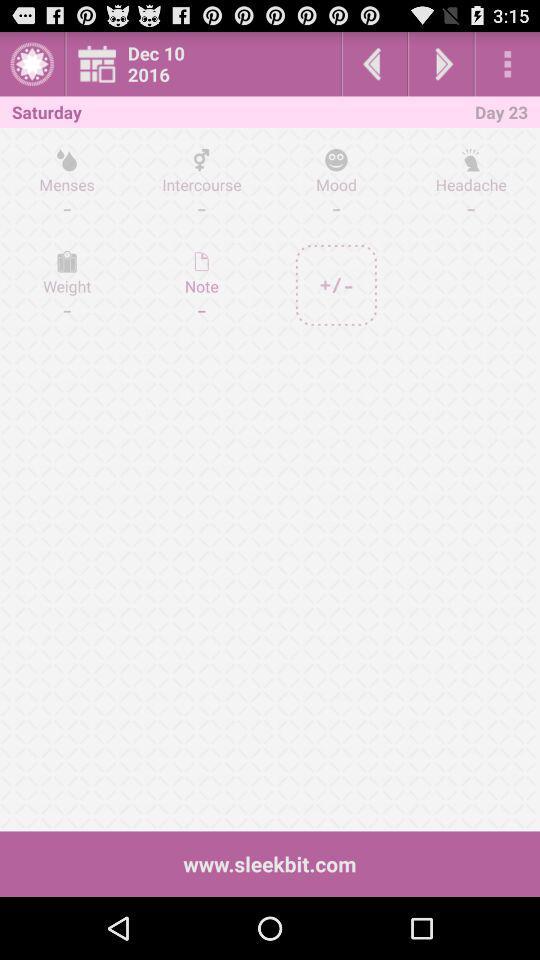 The image size is (540, 960). Describe the element at coordinates (507, 63) in the screenshot. I see `open options menu` at that location.